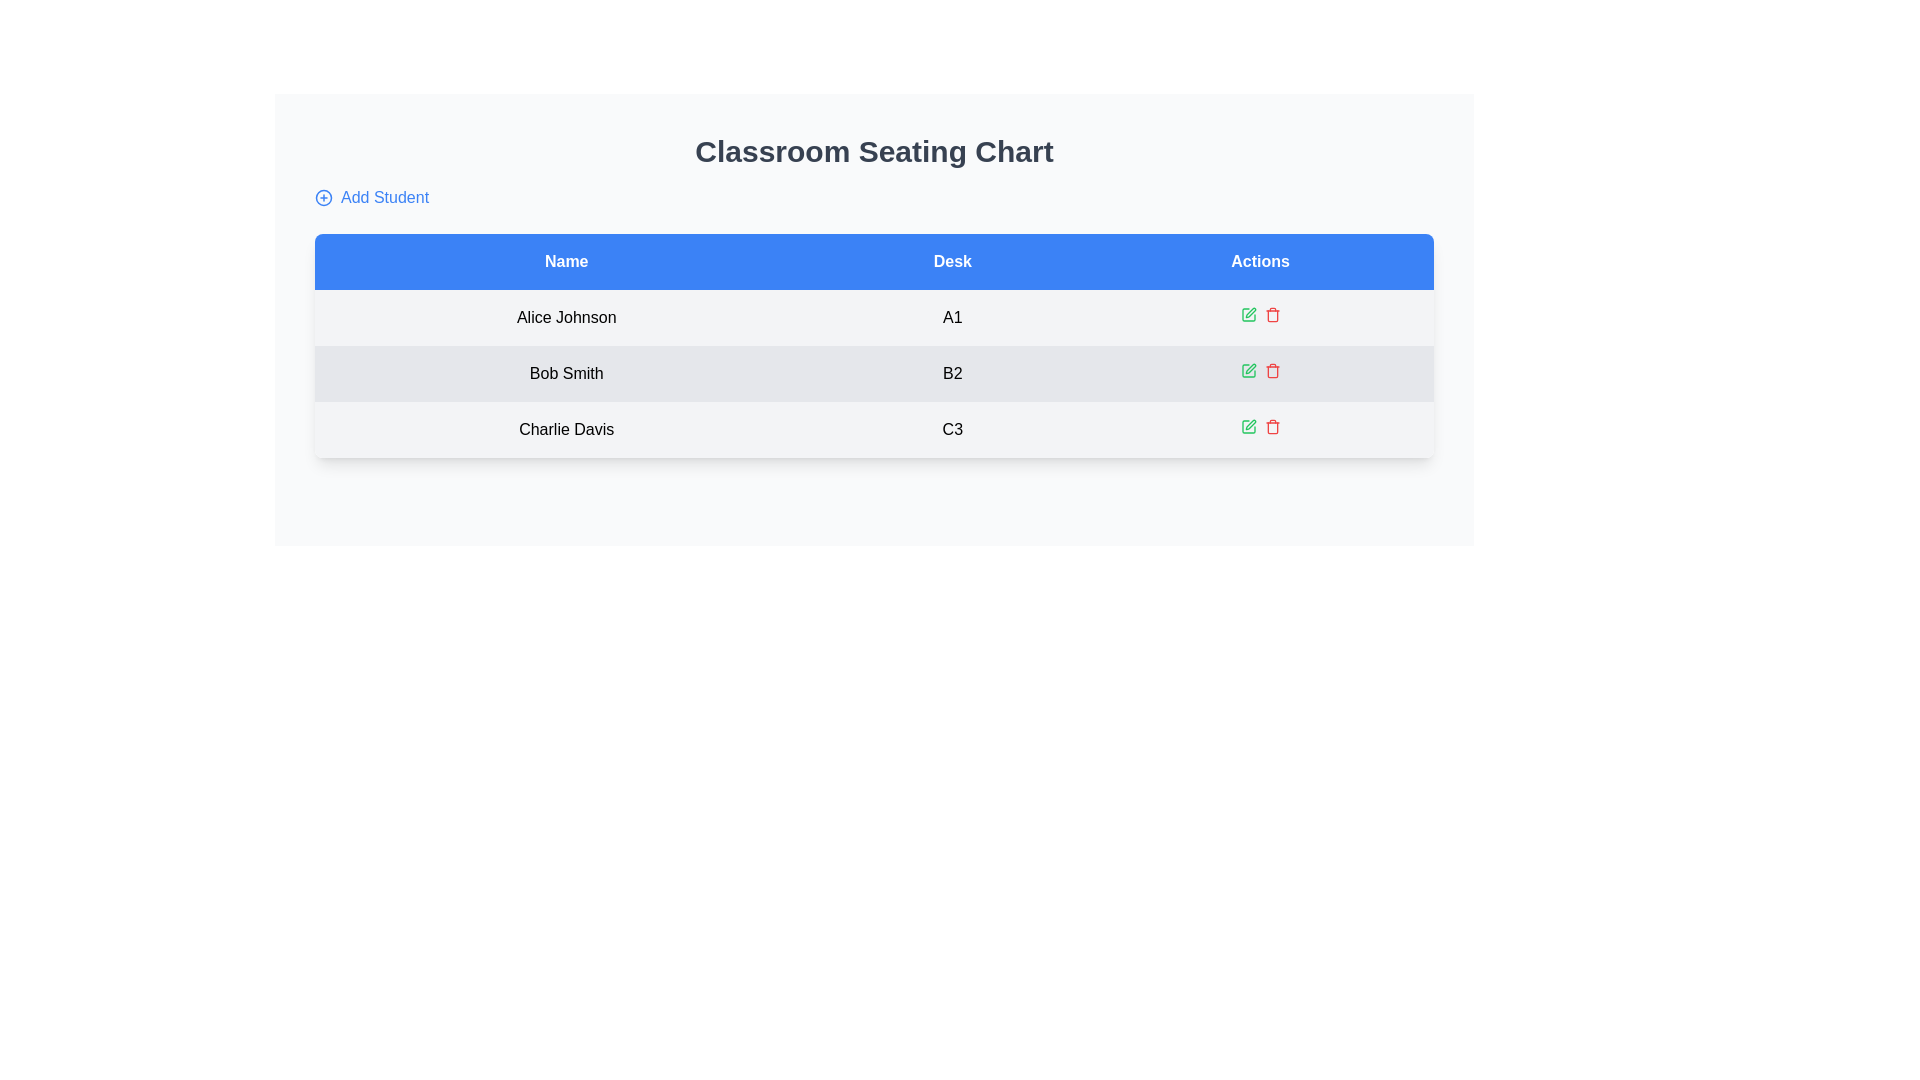 This screenshot has width=1920, height=1080. I want to click on the static text label representing the name 'Bob Smith' in the second row of the seating chart table, located to the left of the 'Desk' column entry 'B2', so click(565, 374).